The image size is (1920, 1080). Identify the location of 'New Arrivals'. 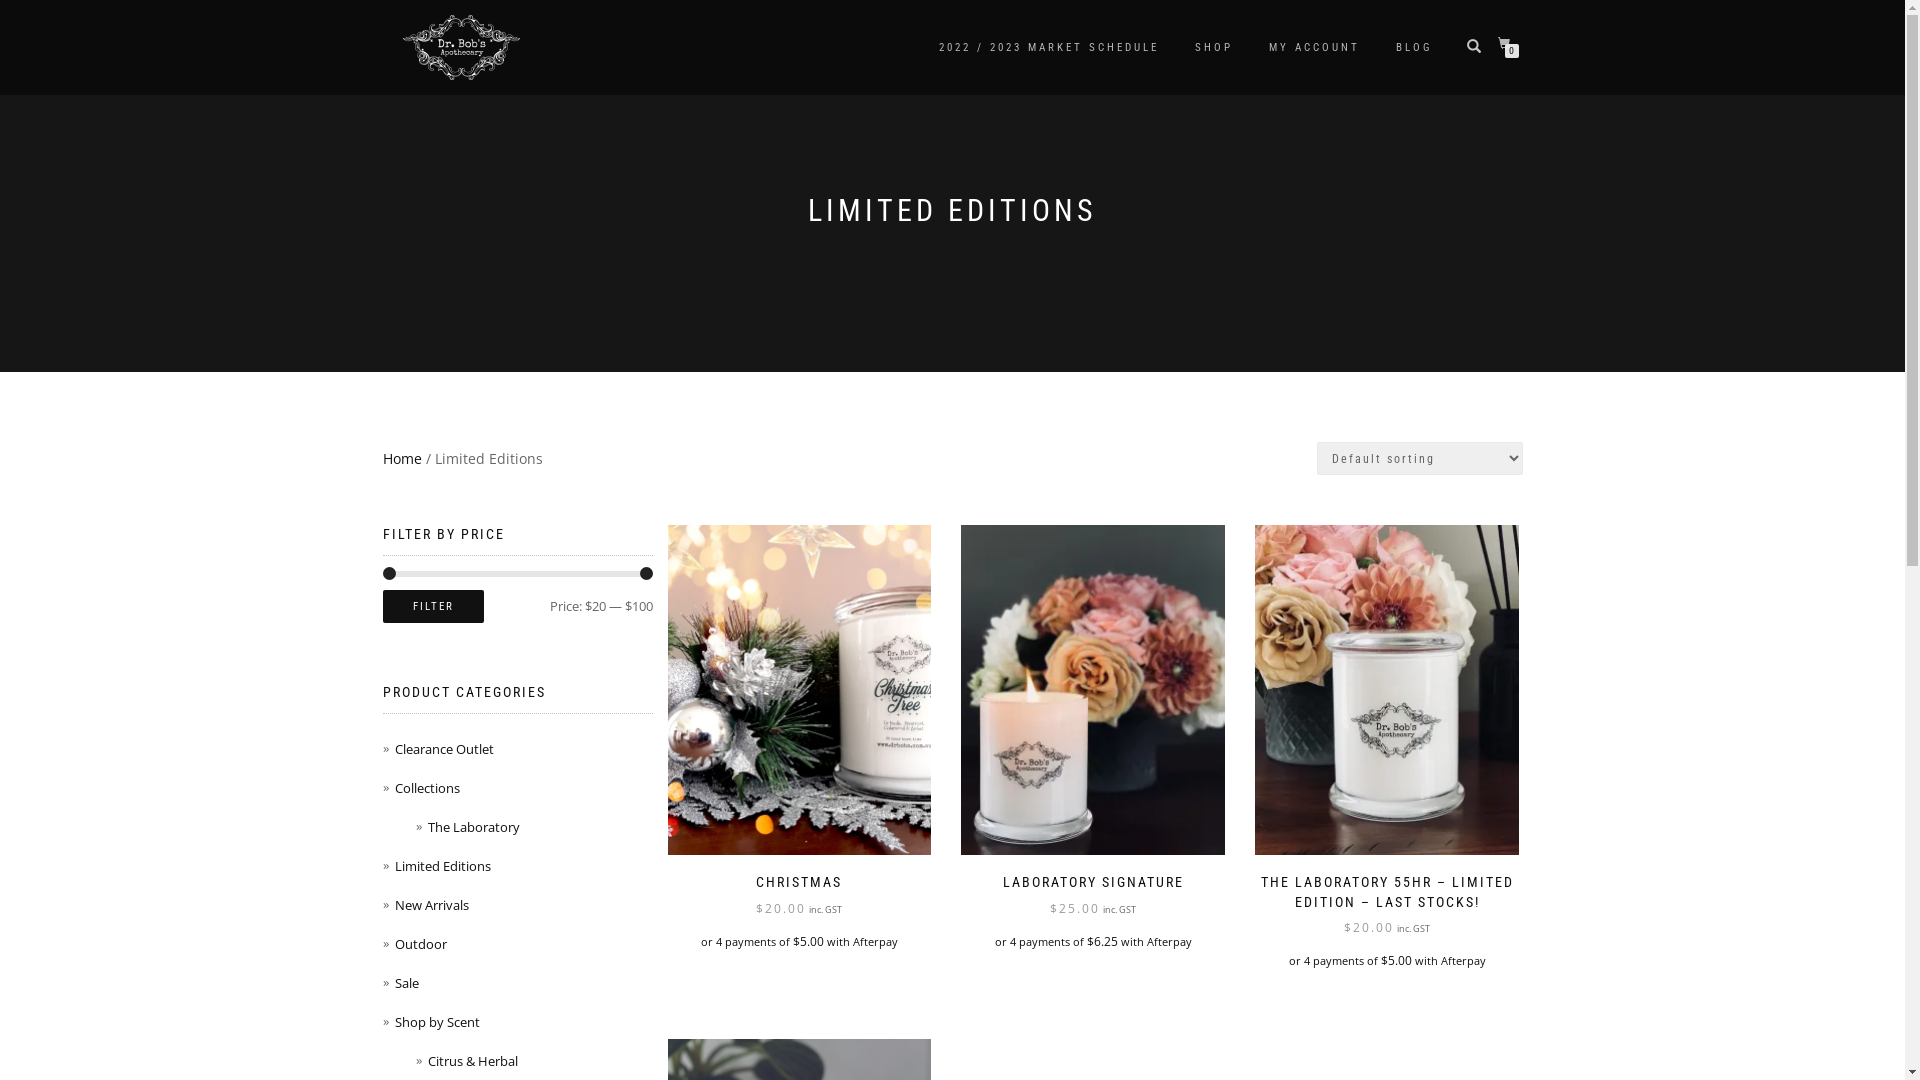
(393, 905).